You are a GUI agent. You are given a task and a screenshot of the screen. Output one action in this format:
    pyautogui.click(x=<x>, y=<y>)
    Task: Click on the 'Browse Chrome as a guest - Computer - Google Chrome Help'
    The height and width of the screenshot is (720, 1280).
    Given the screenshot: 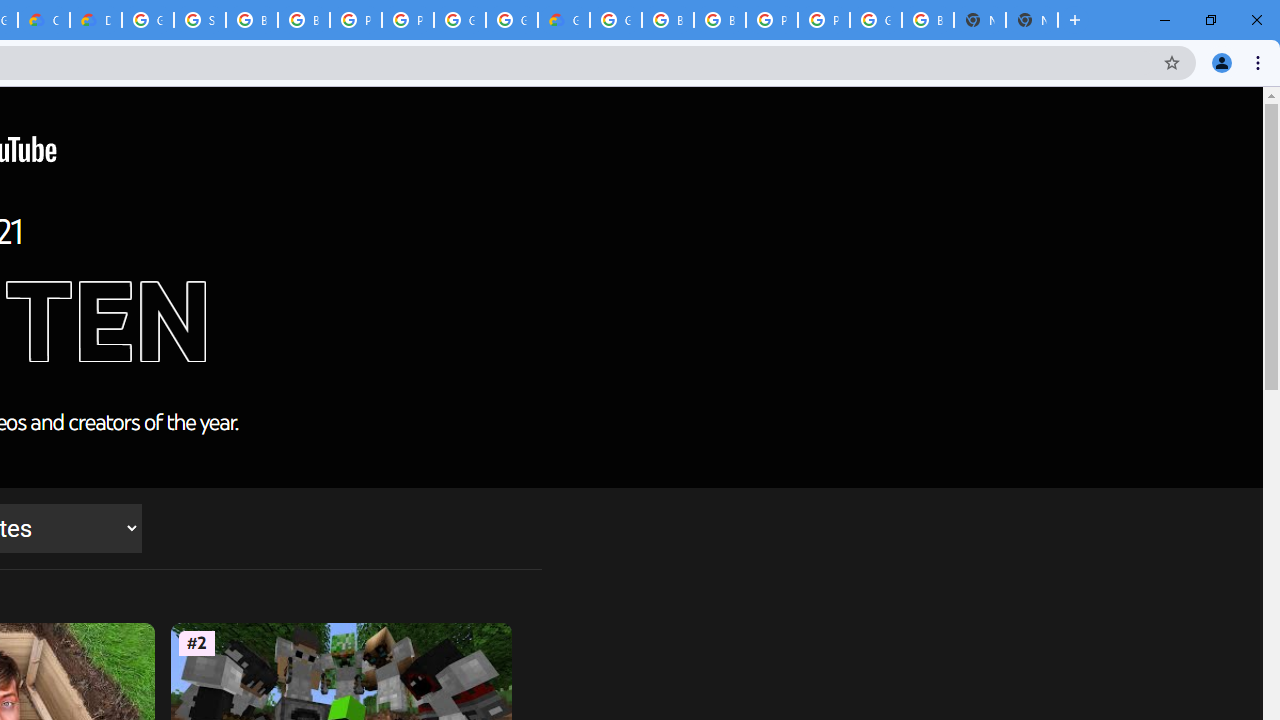 What is the action you would take?
    pyautogui.click(x=303, y=20)
    